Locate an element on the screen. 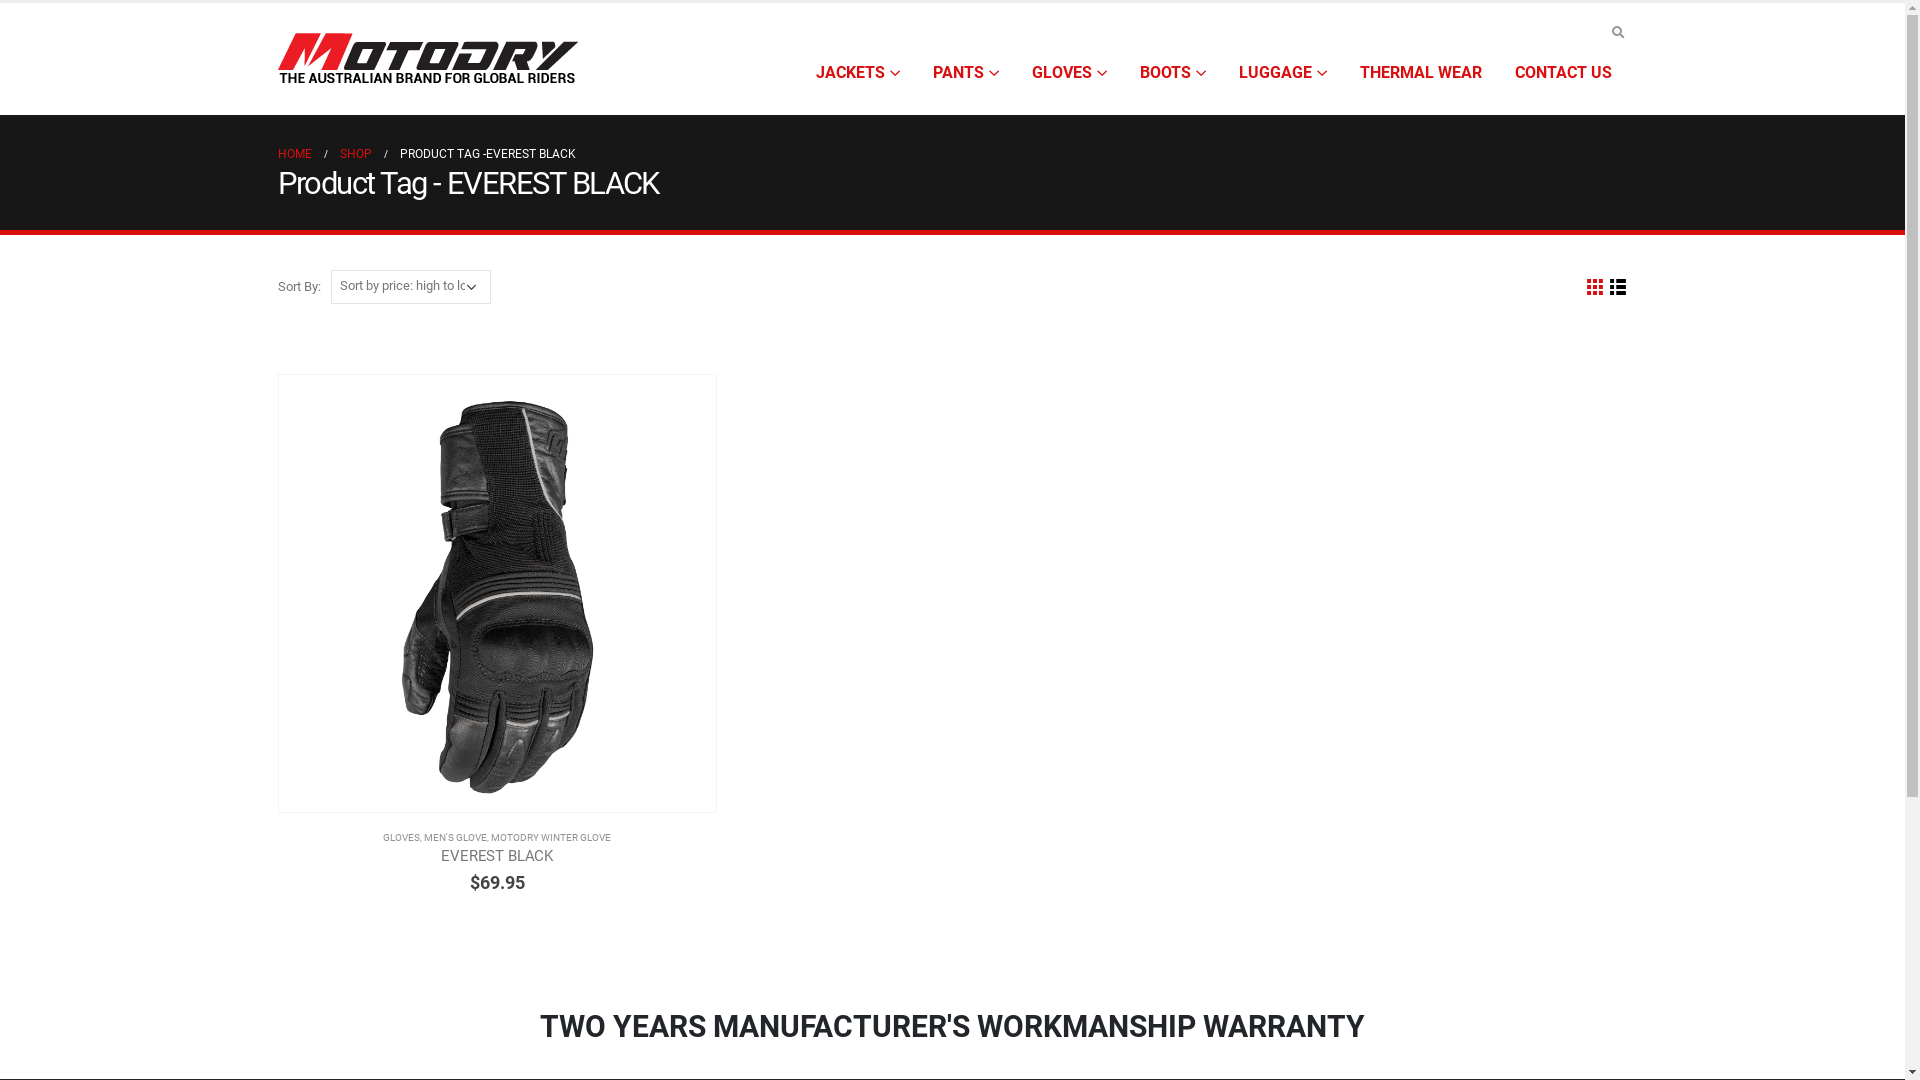 The width and height of the screenshot is (1920, 1080). 'List View' is located at coordinates (1617, 287).